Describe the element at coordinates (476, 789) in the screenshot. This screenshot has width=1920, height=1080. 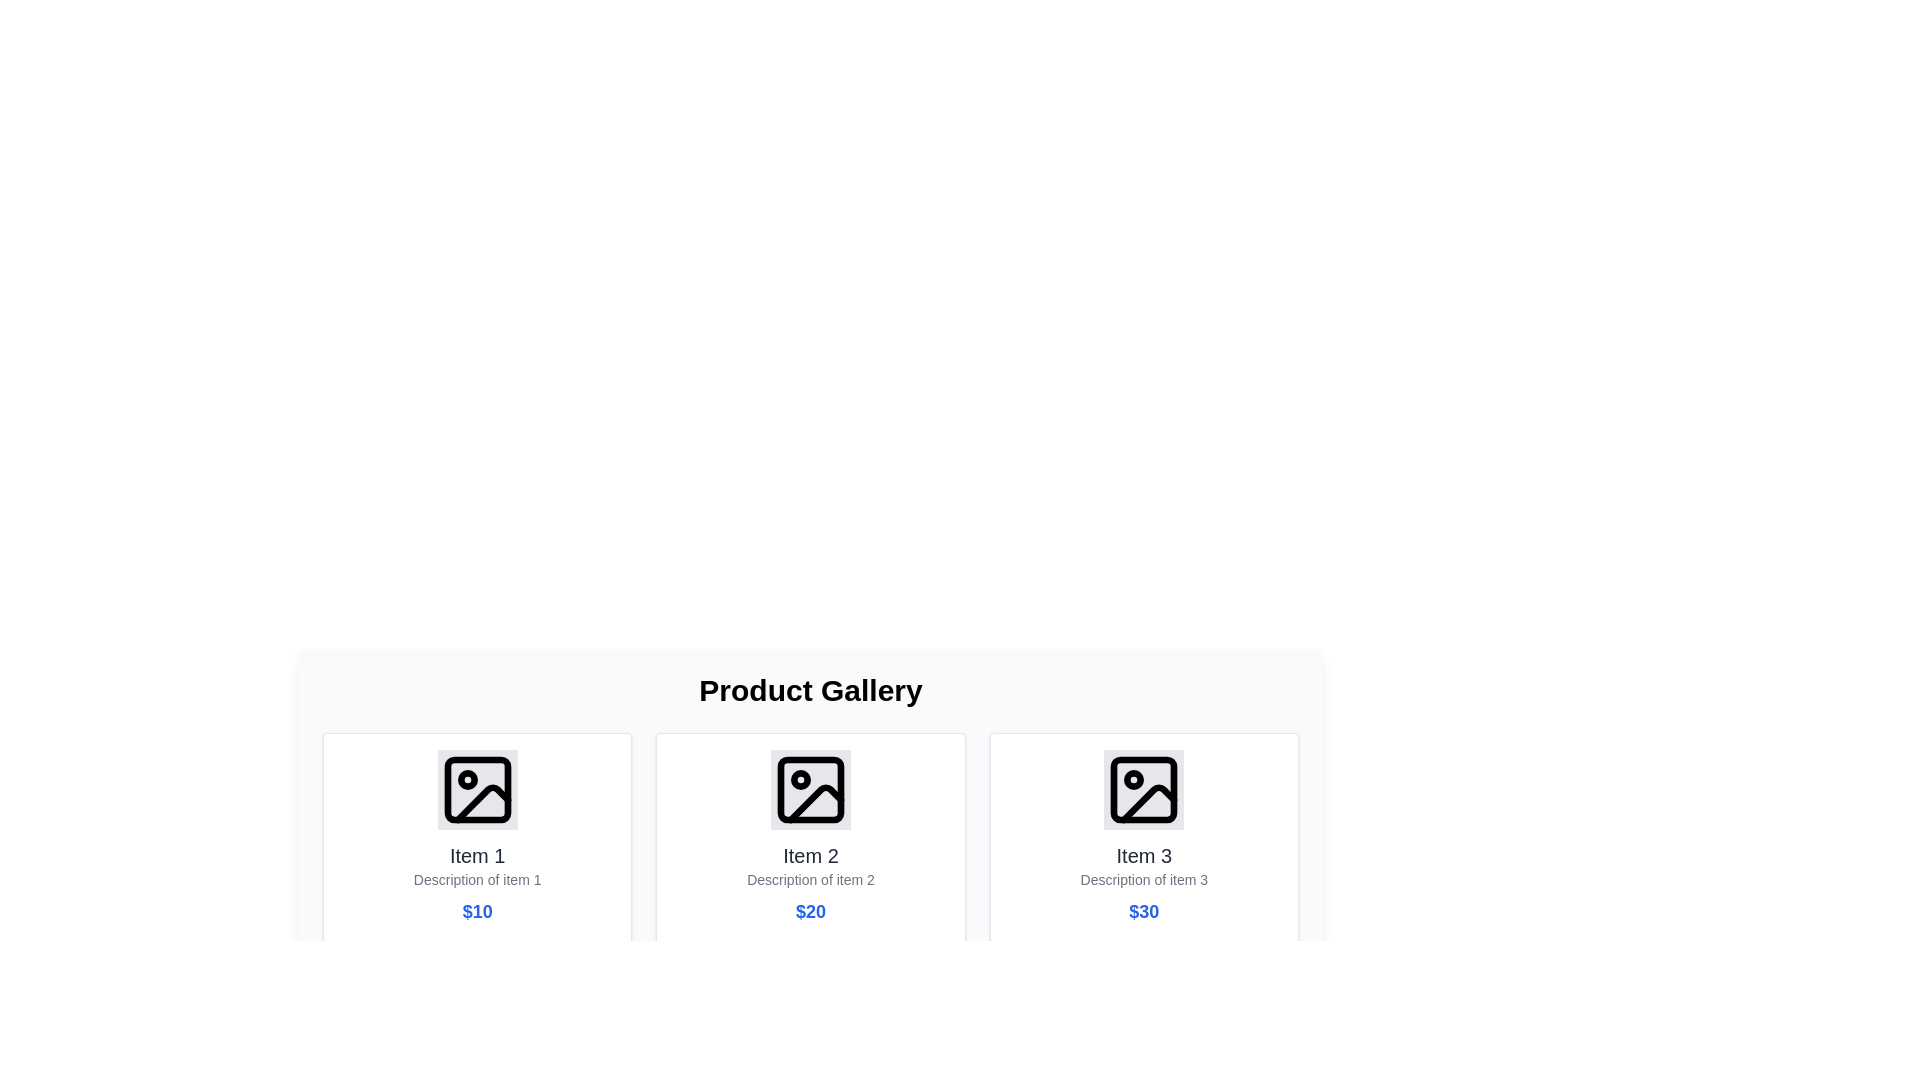
I see `the image placeholder icon representing 'Item 1' in the product gallery, which is positioned above the text and description within its card` at that location.